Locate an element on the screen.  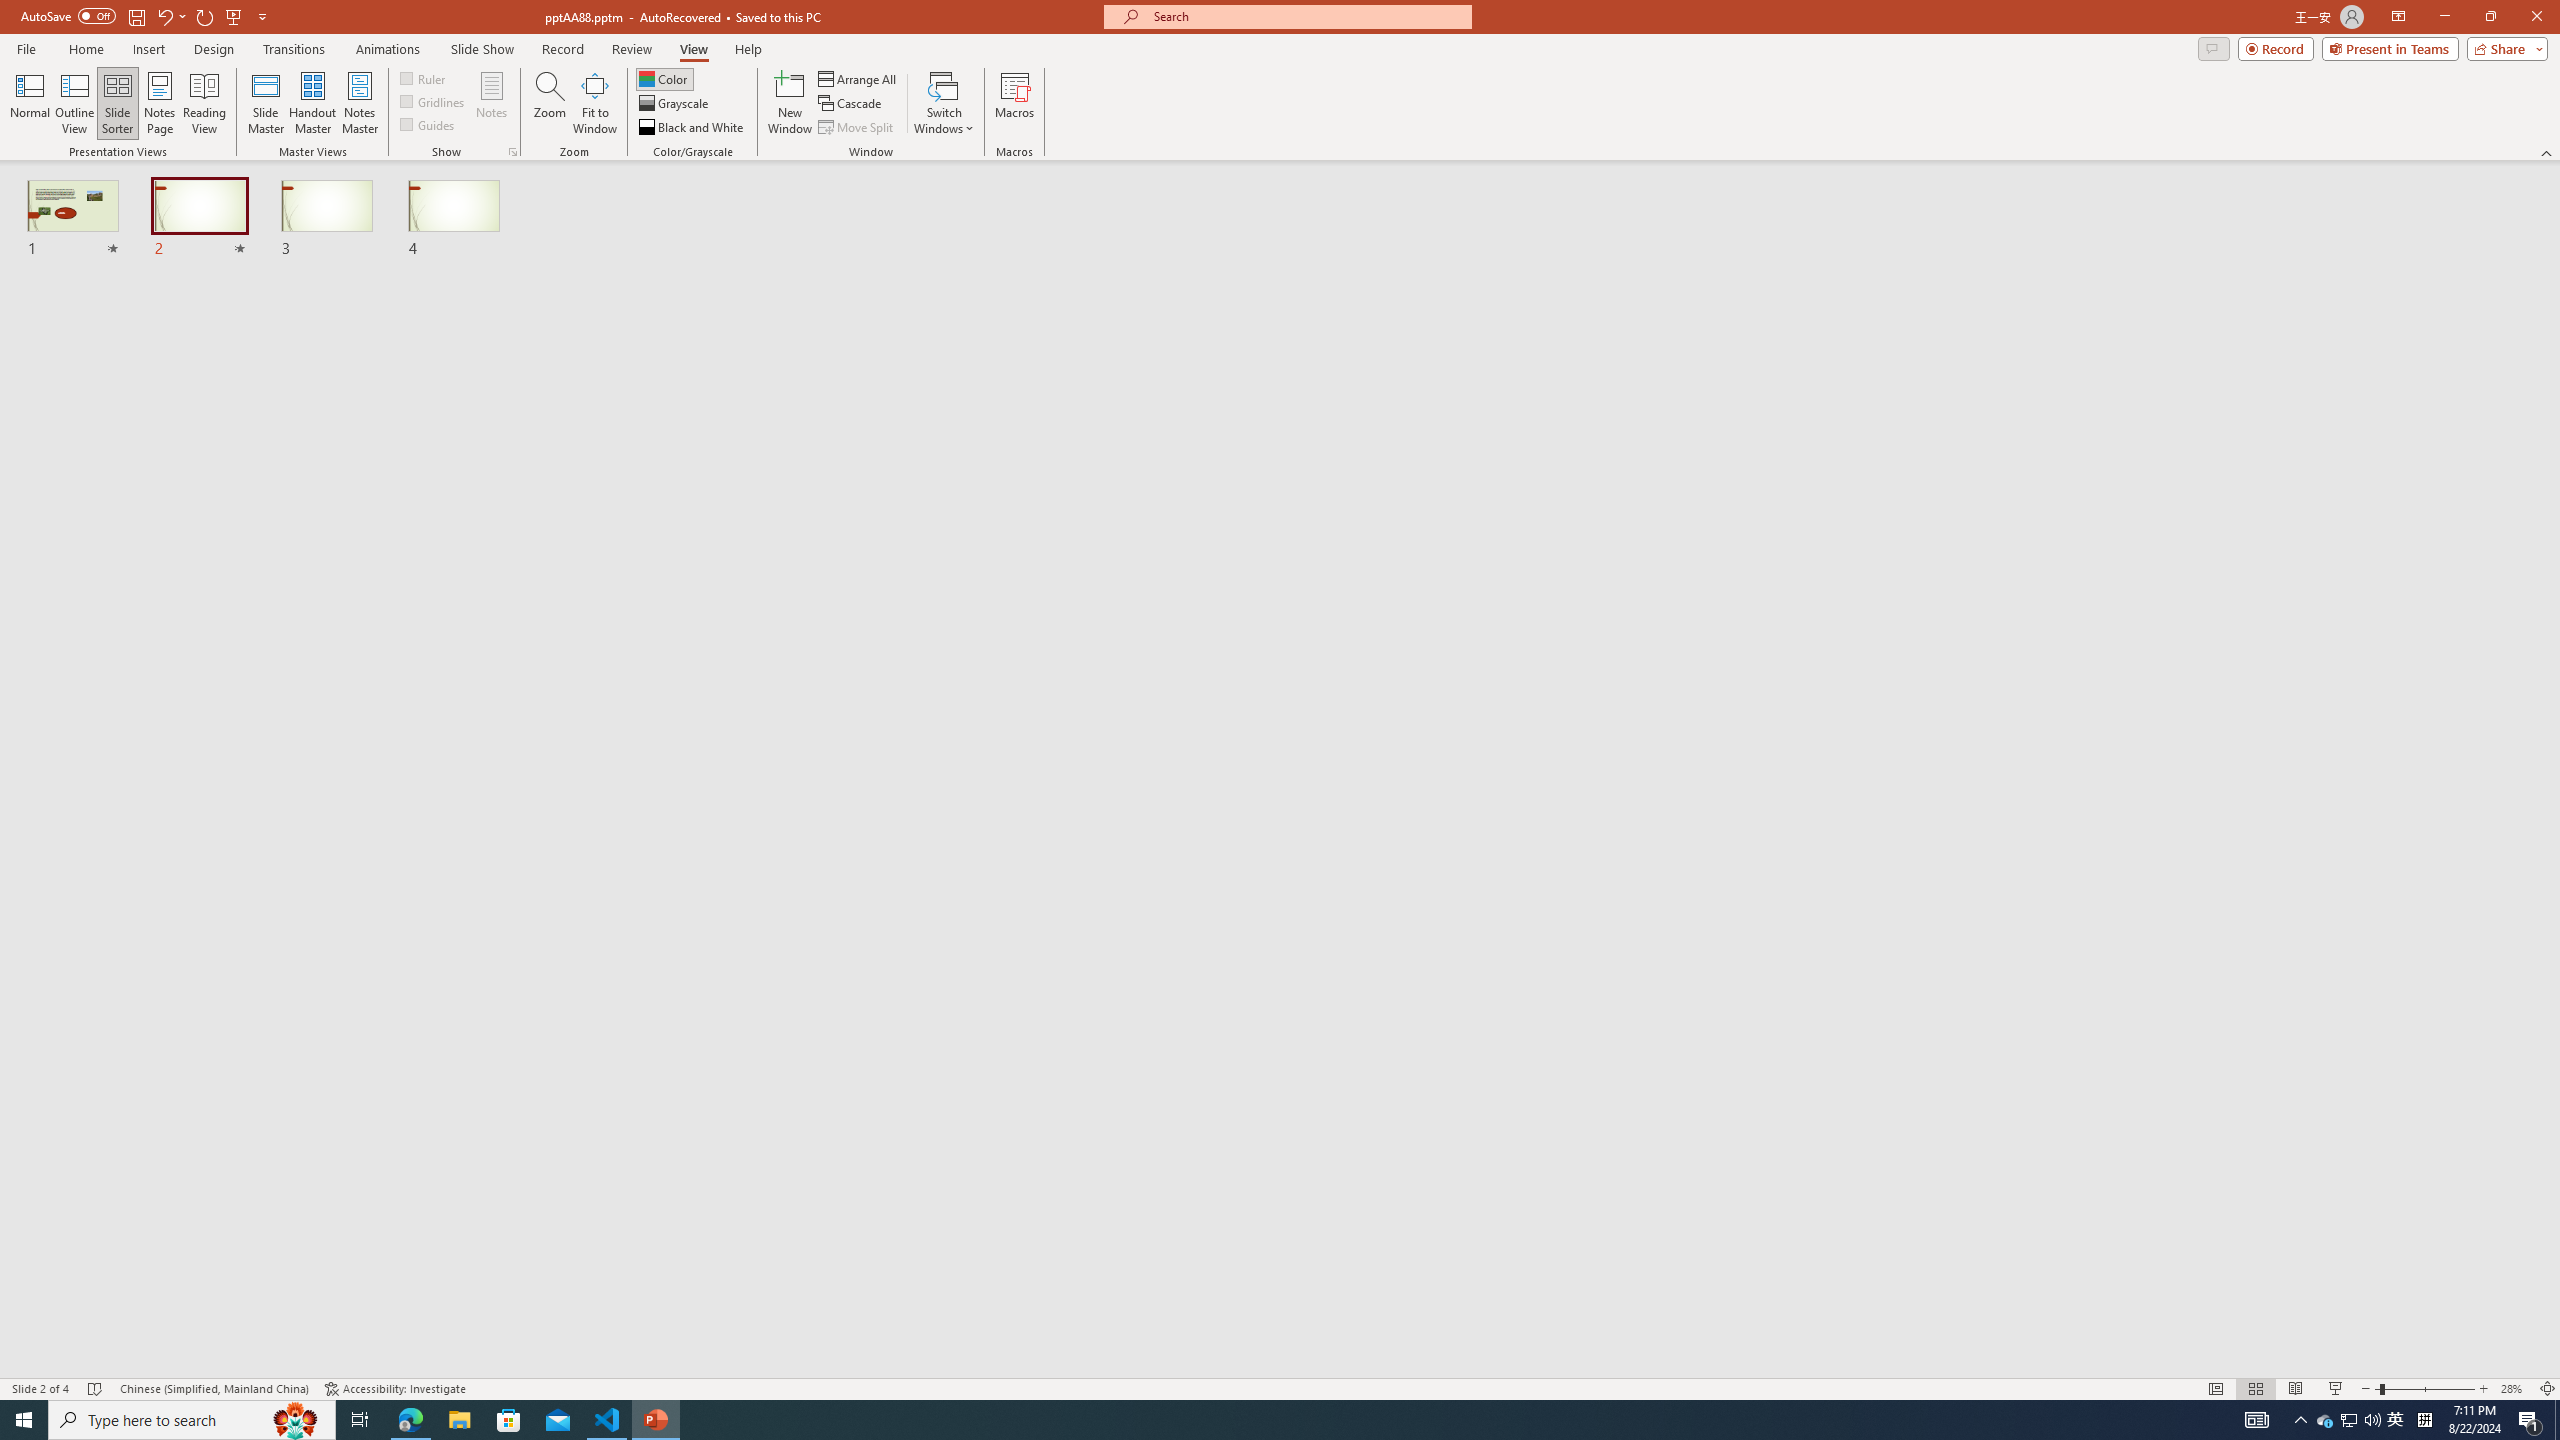
'Black and White' is located at coordinates (692, 127).